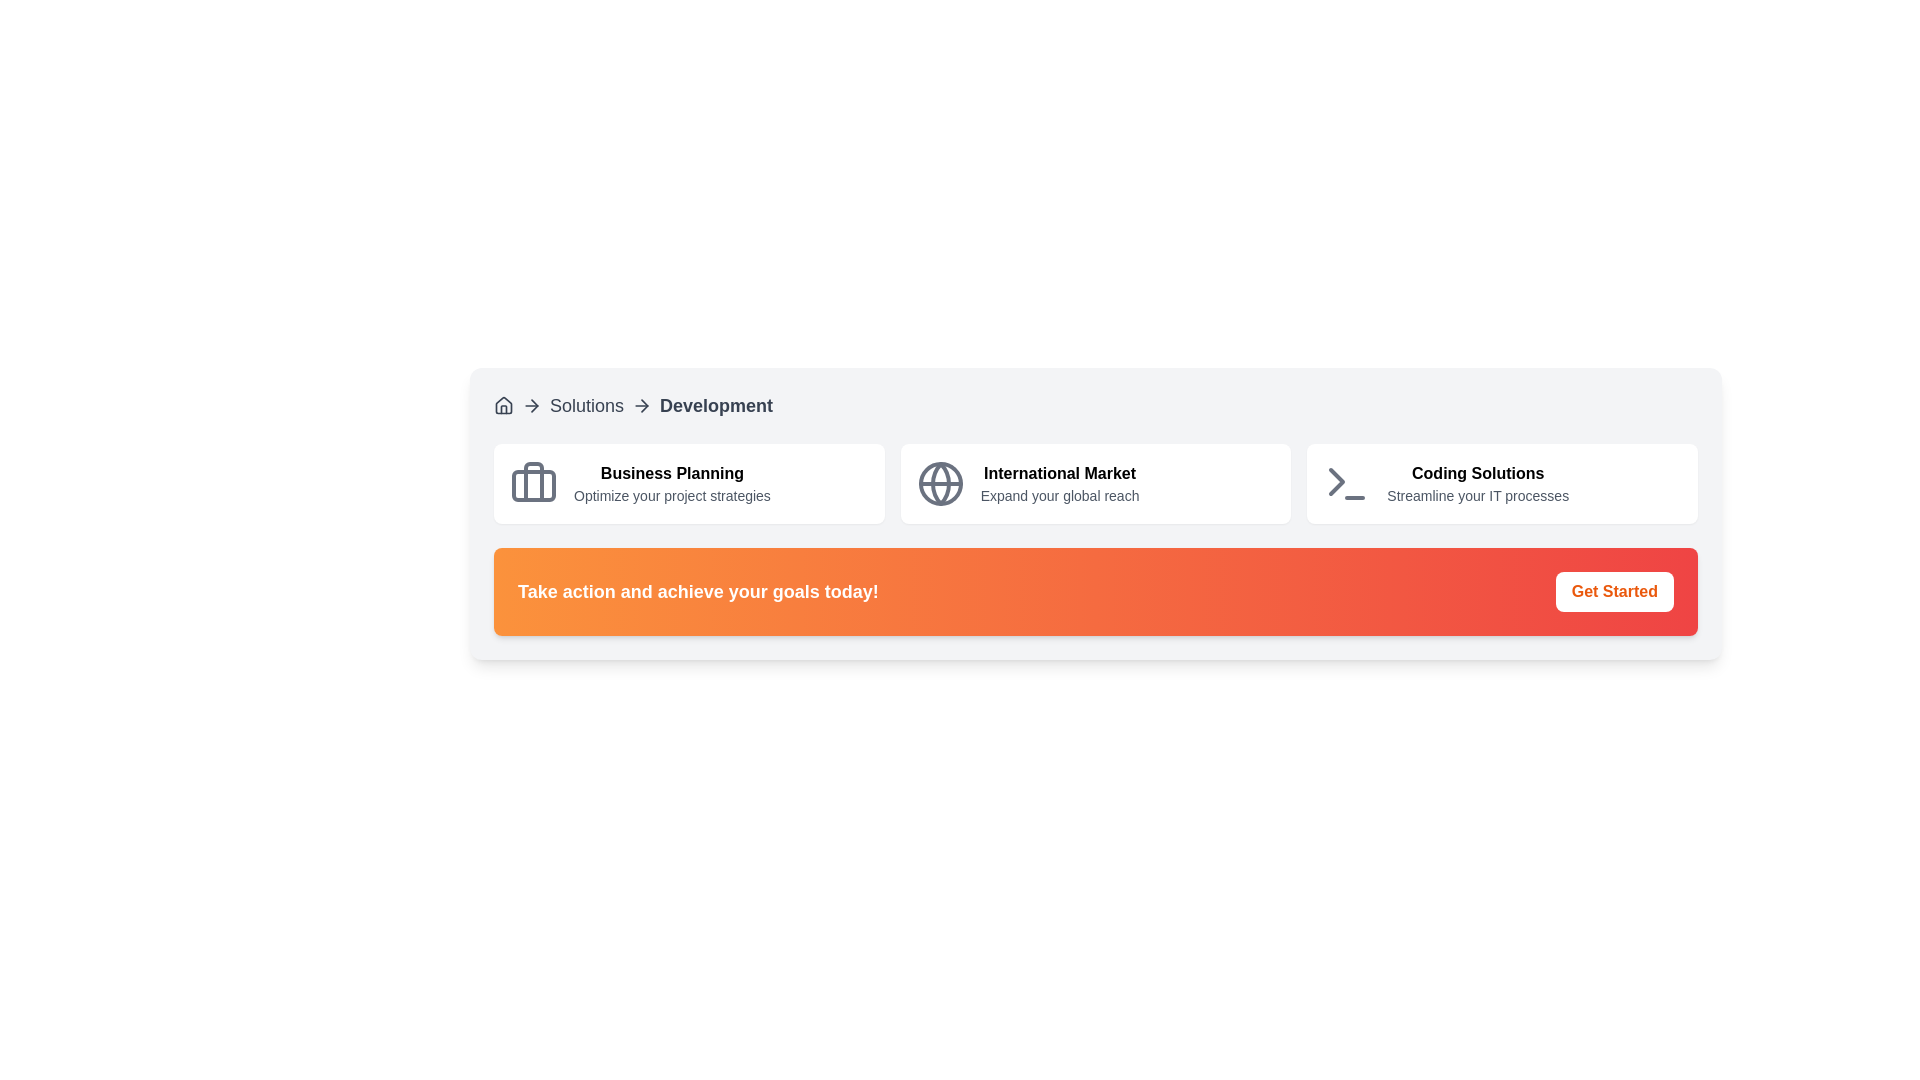 This screenshot has width=1920, height=1080. I want to click on the decorative SVG circle component within the 'International Market' card, which symbolizes global reach or international business, so click(939, 483).